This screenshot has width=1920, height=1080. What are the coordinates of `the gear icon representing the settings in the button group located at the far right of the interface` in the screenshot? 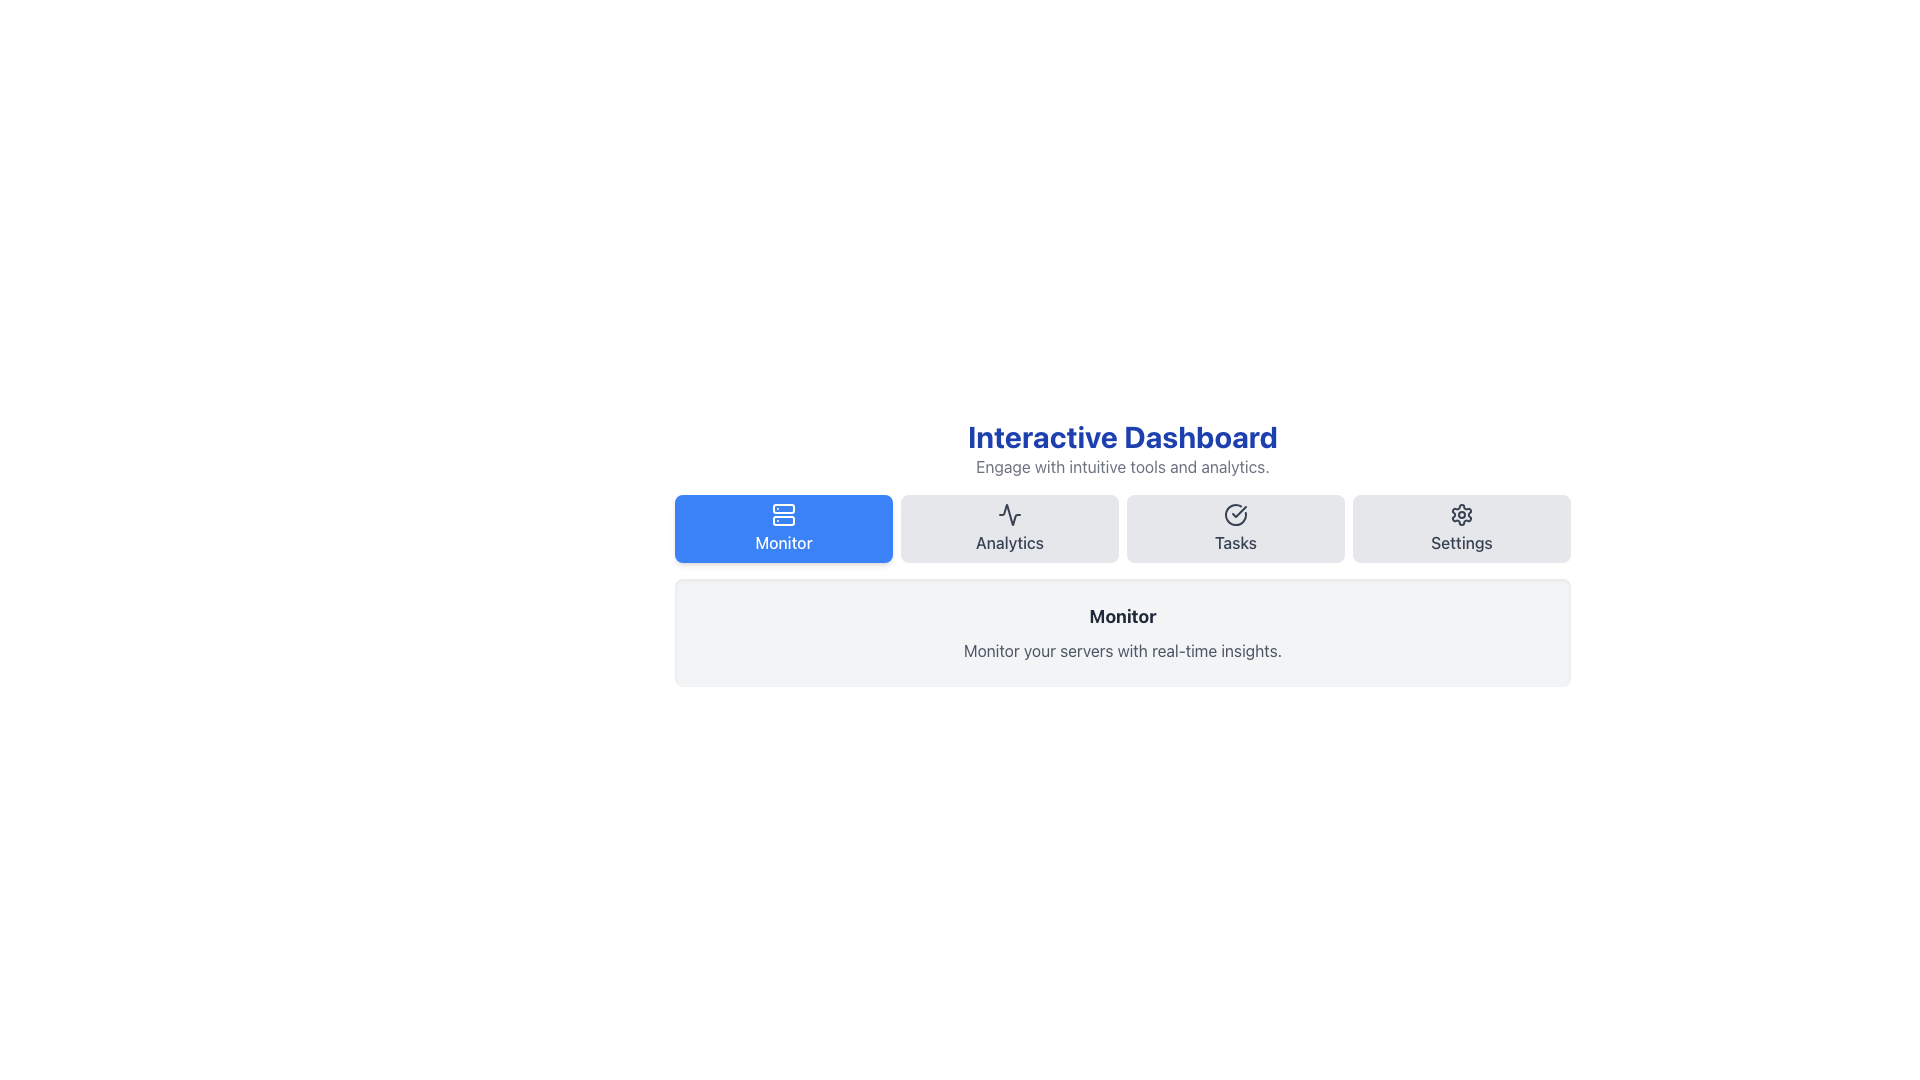 It's located at (1462, 514).